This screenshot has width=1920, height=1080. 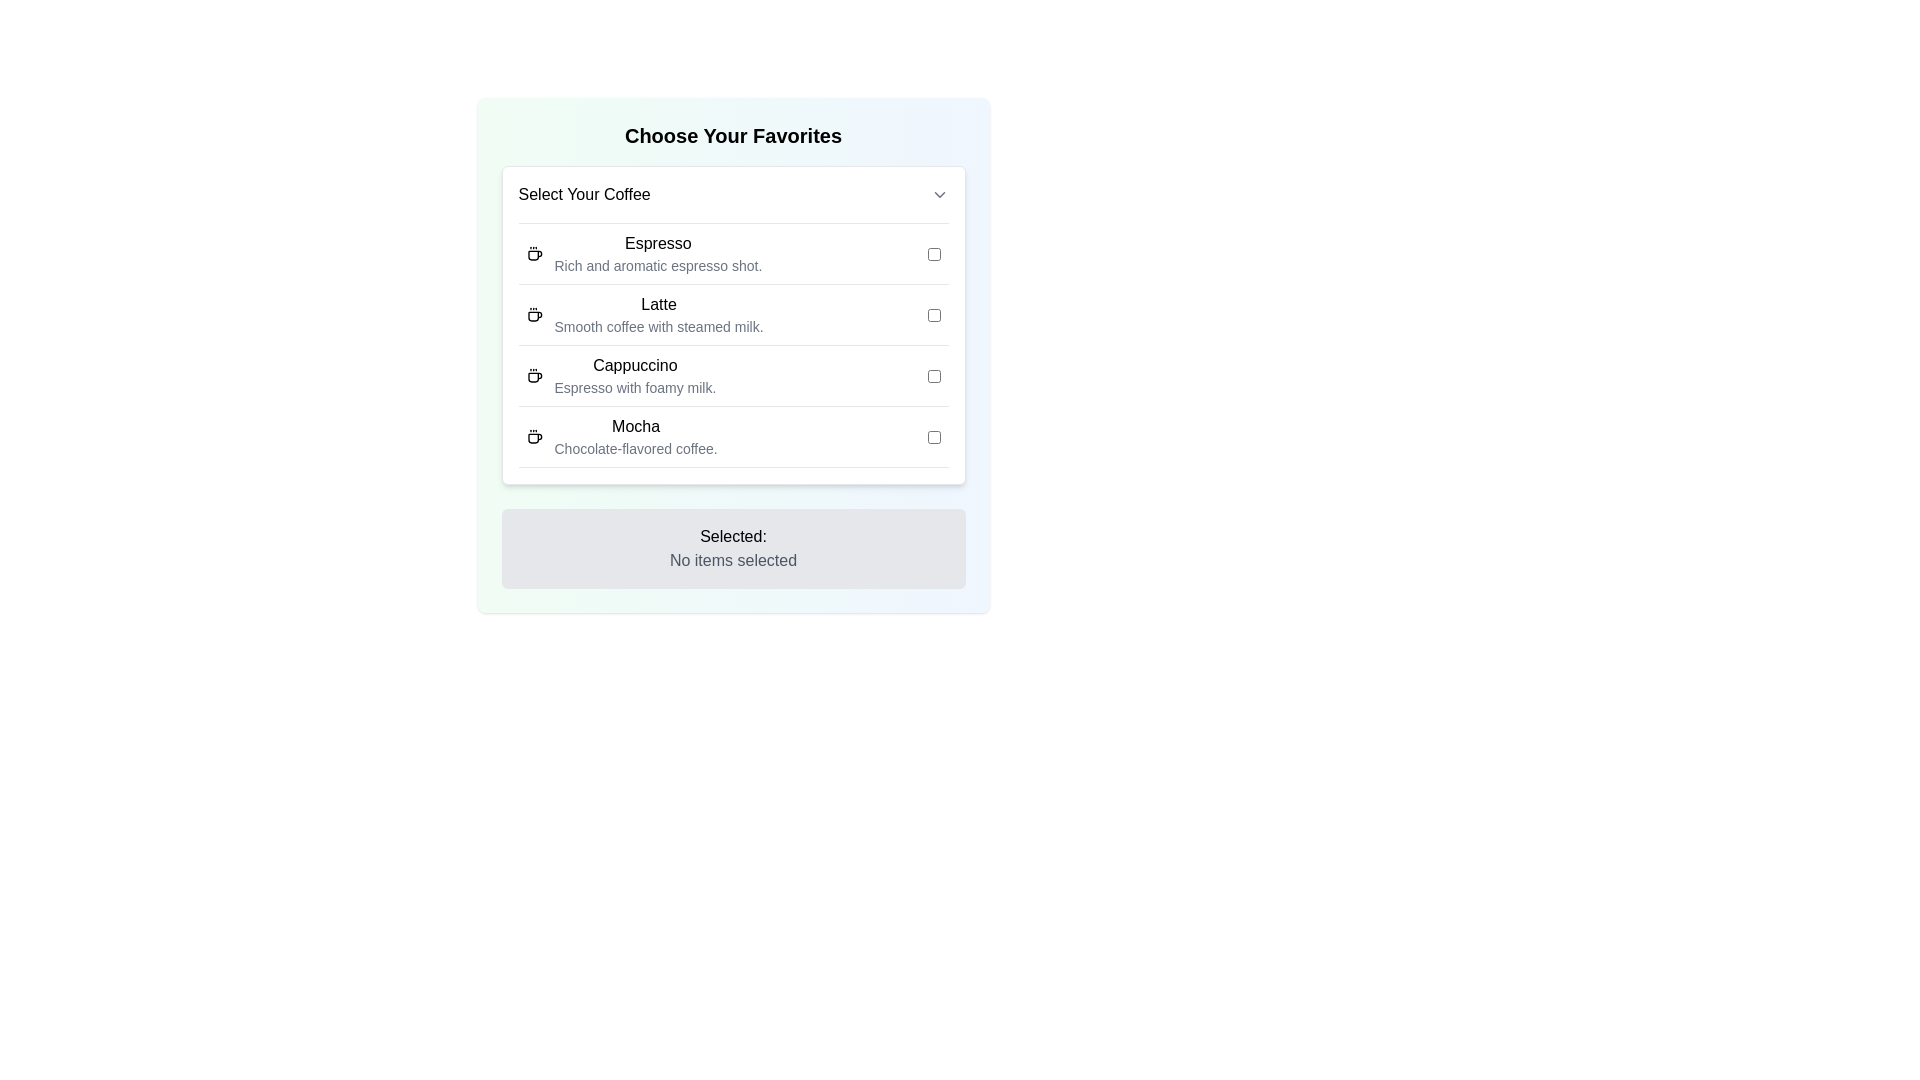 What do you see at coordinates (933, 315) in the screenshot?
I see `the checkbox` at bounding box center [933, 315].